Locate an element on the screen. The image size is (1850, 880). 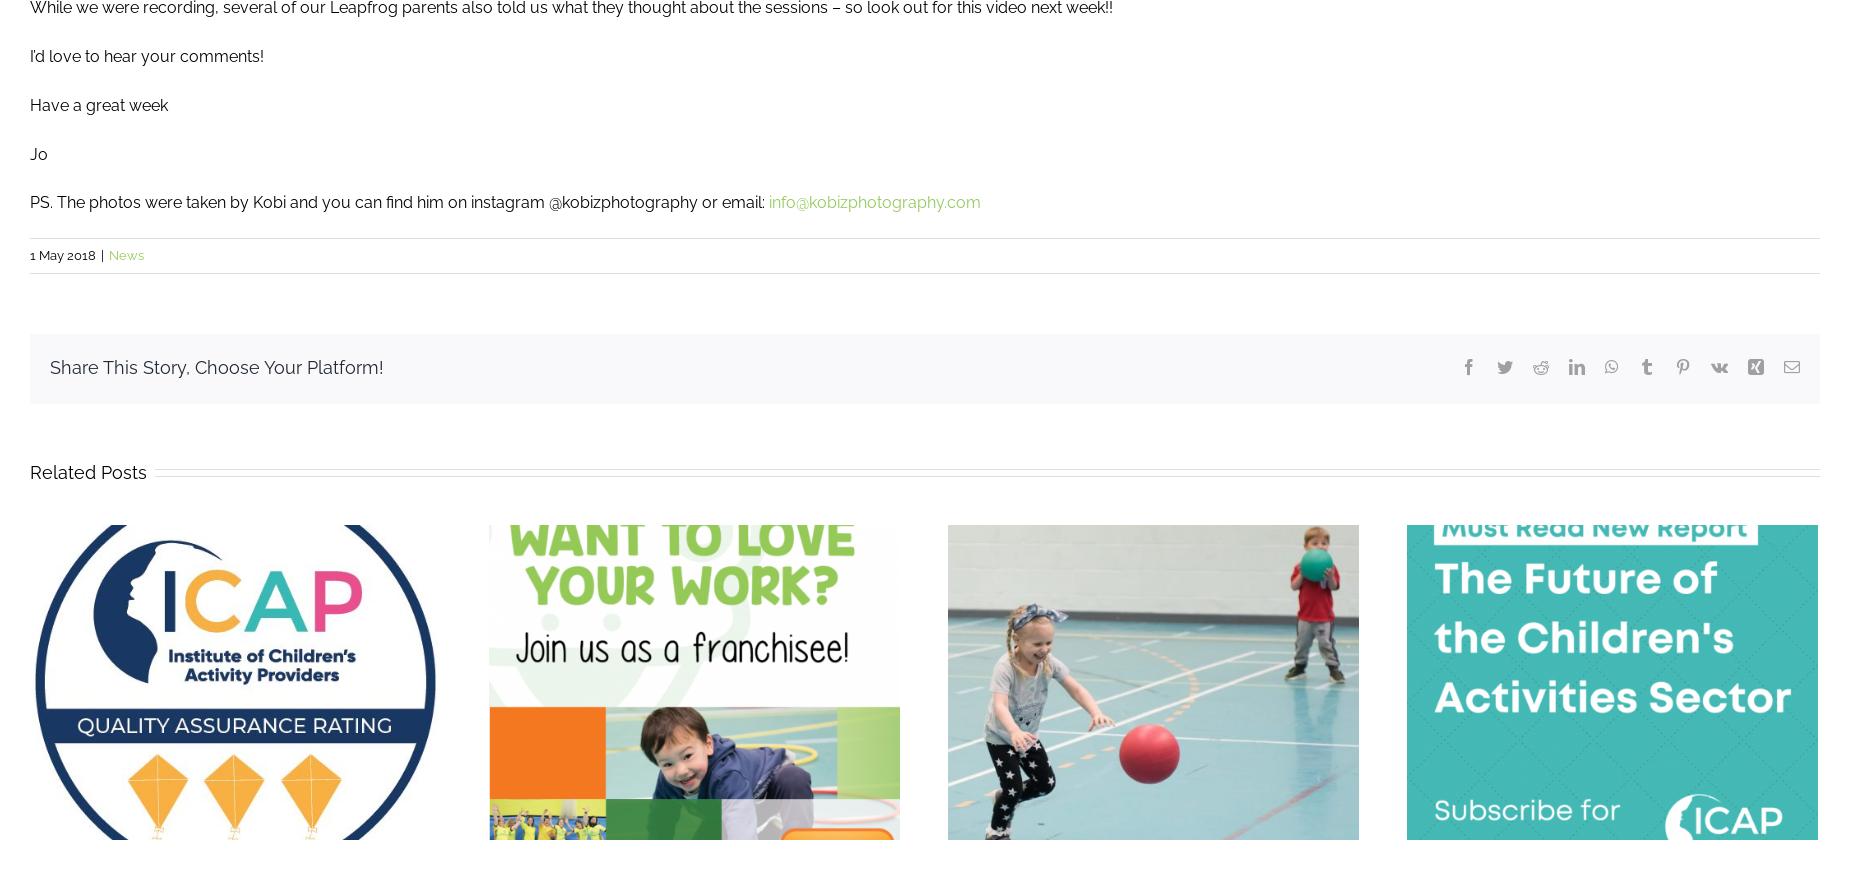
'Have a great week' is located at coordinates (97, 103).